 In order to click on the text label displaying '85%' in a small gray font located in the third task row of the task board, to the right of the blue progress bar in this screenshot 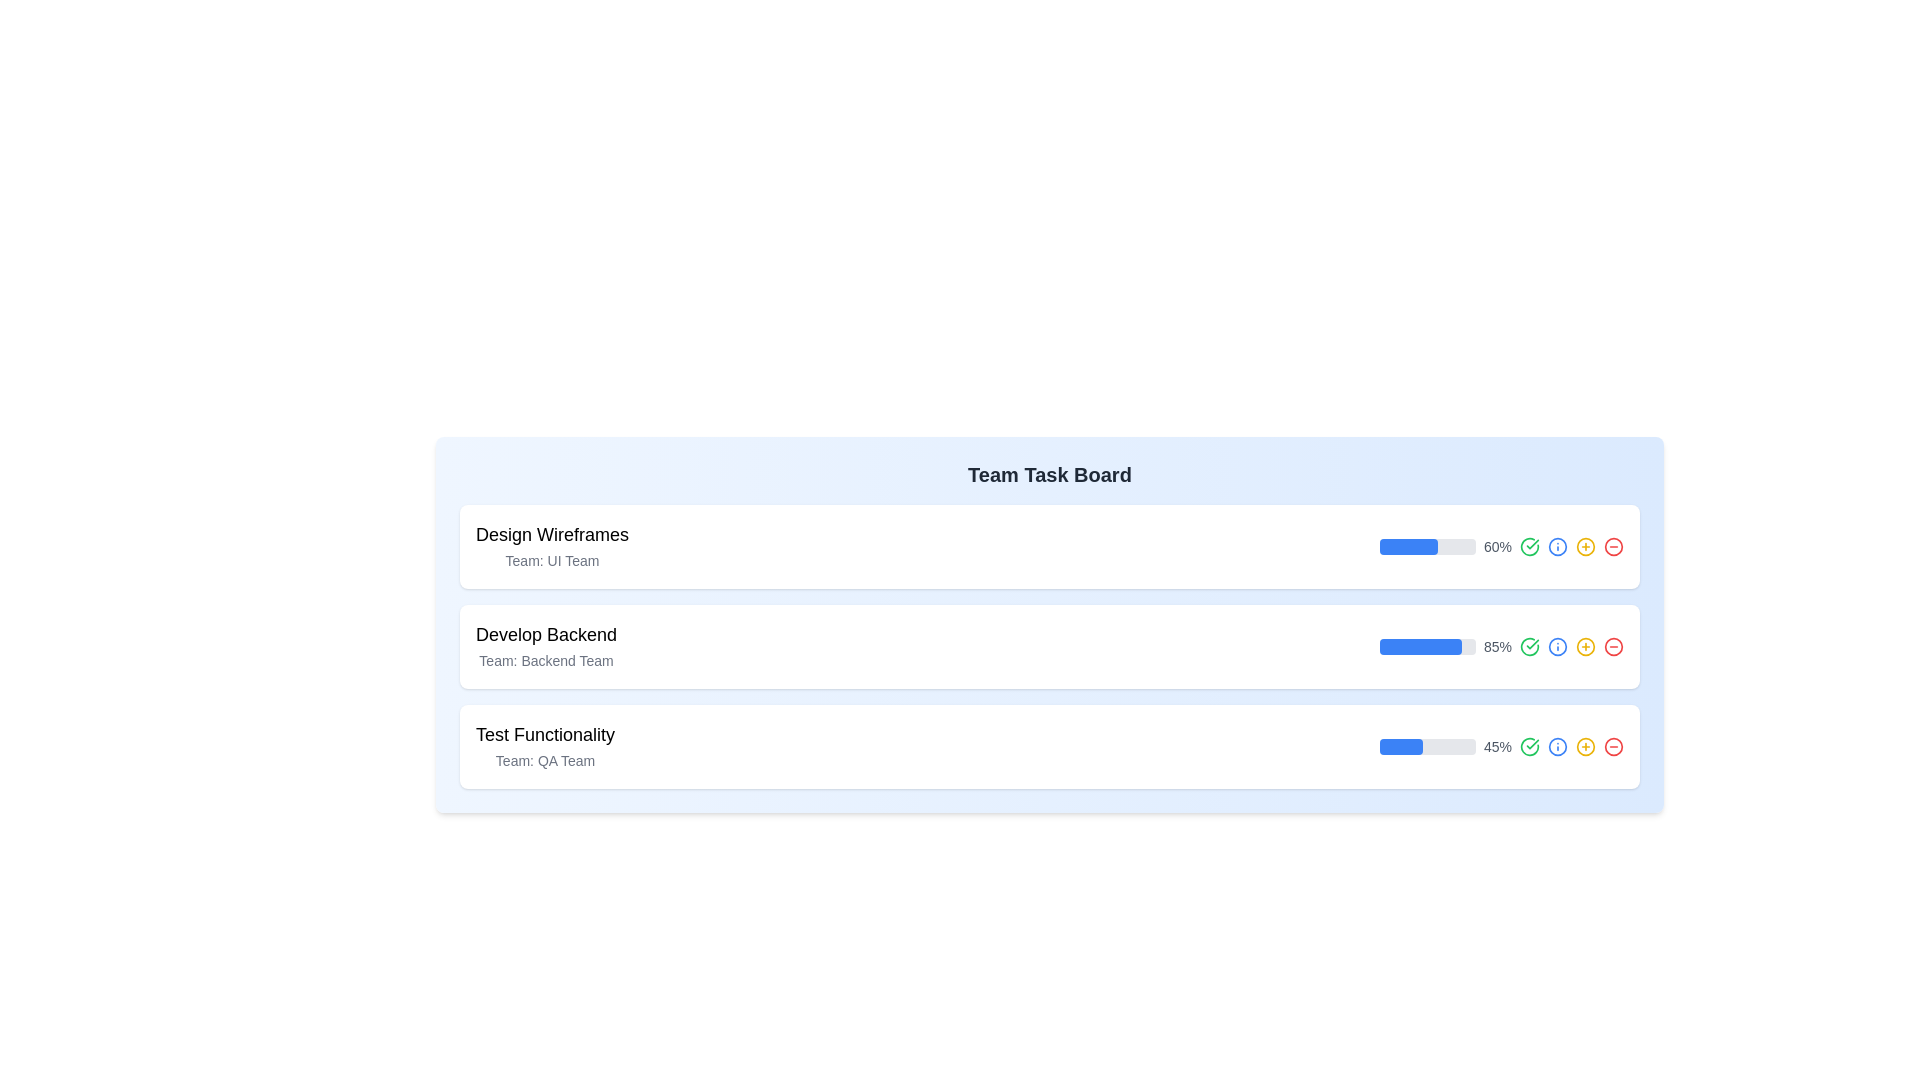, I will do `click(1497, 647)`.